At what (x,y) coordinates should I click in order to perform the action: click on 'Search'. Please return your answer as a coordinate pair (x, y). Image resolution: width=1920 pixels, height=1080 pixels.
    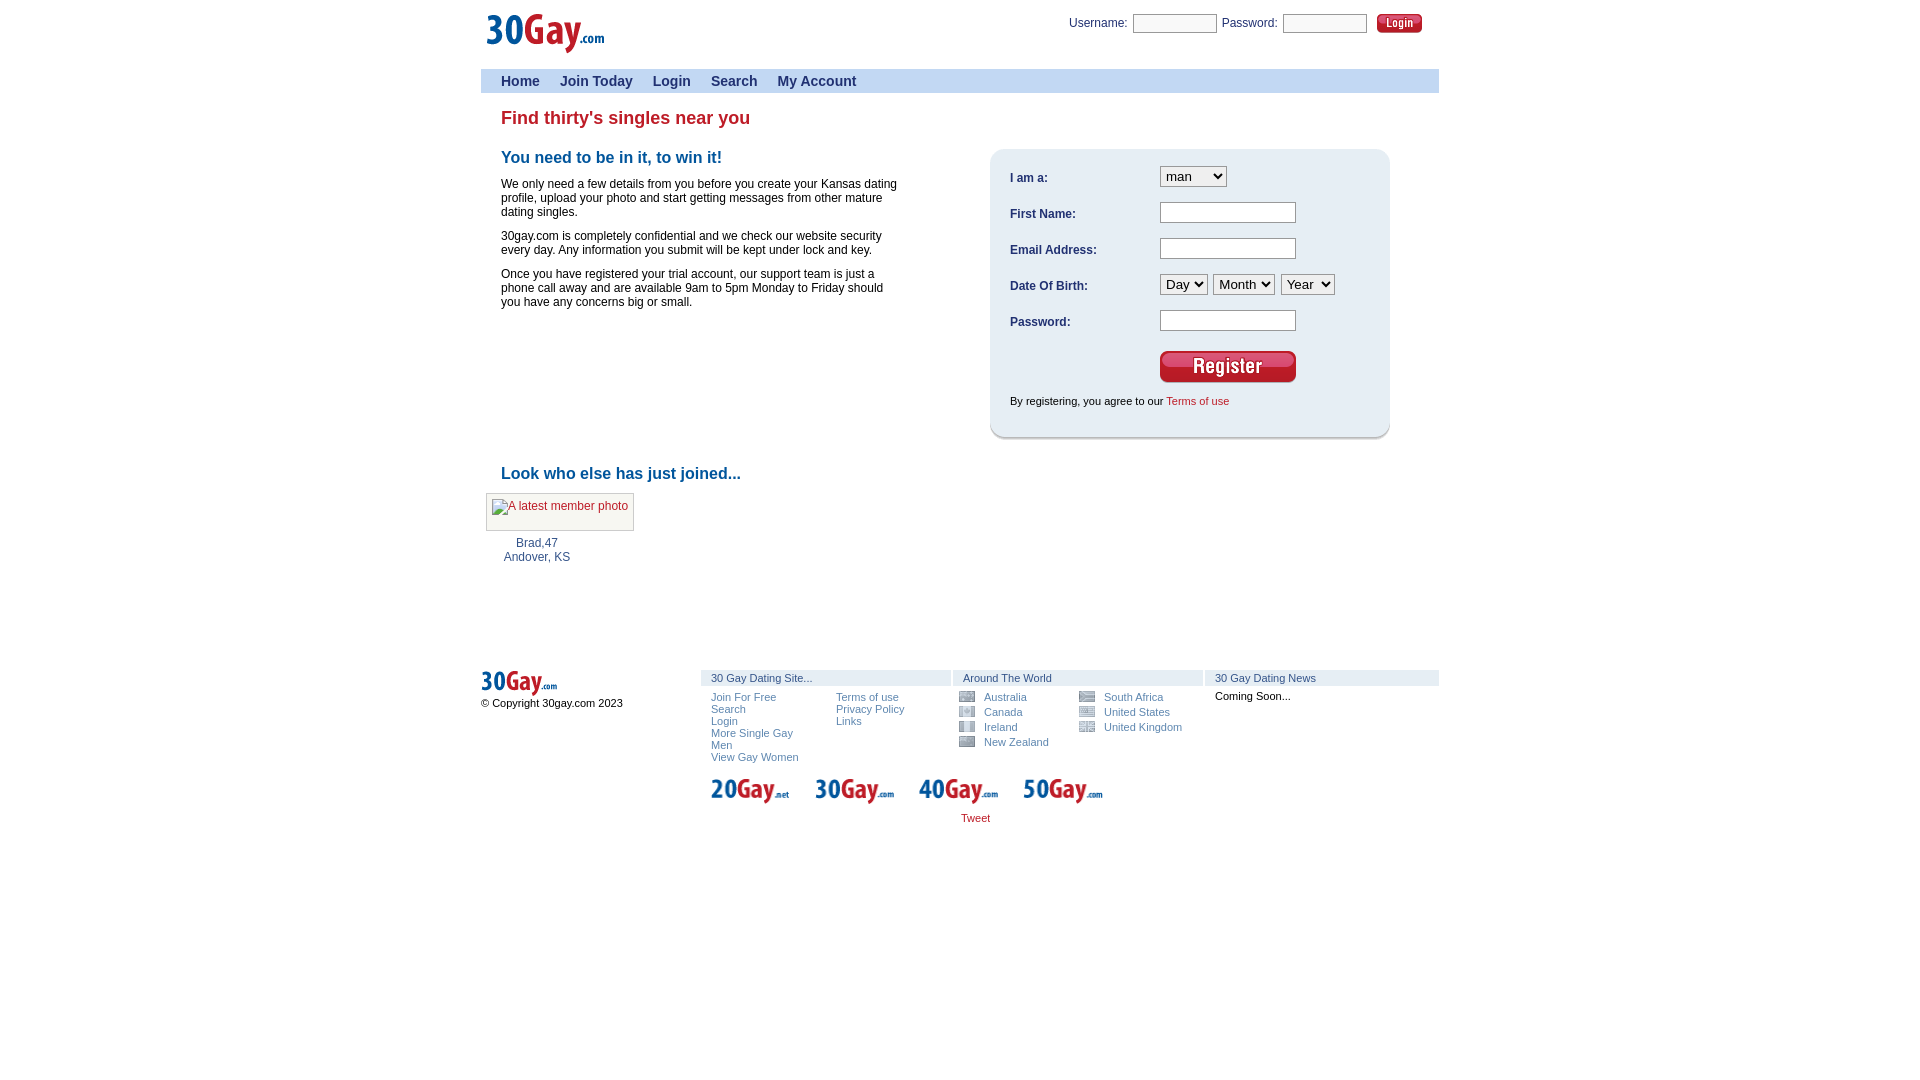
    Looking at the image, I should click on (710, 80).